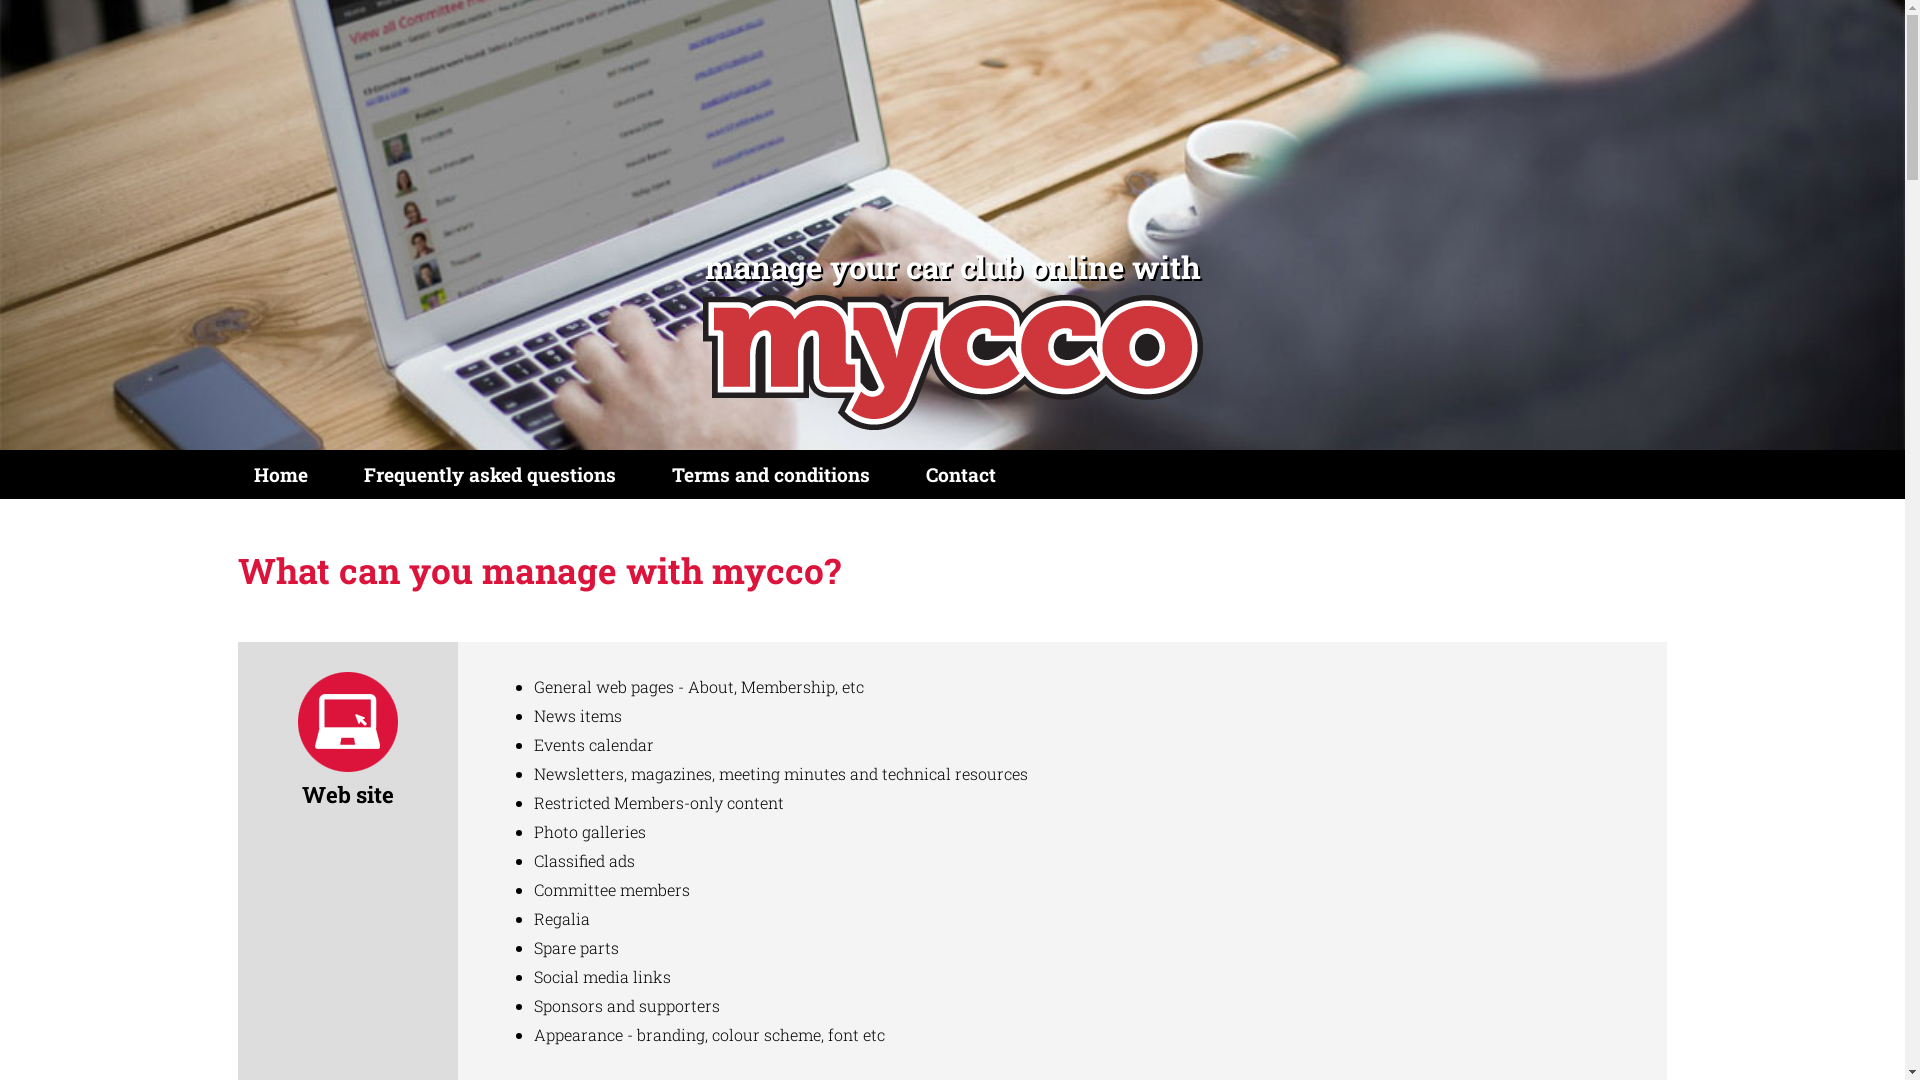  I want to click on 'Home', so click(280, 474).